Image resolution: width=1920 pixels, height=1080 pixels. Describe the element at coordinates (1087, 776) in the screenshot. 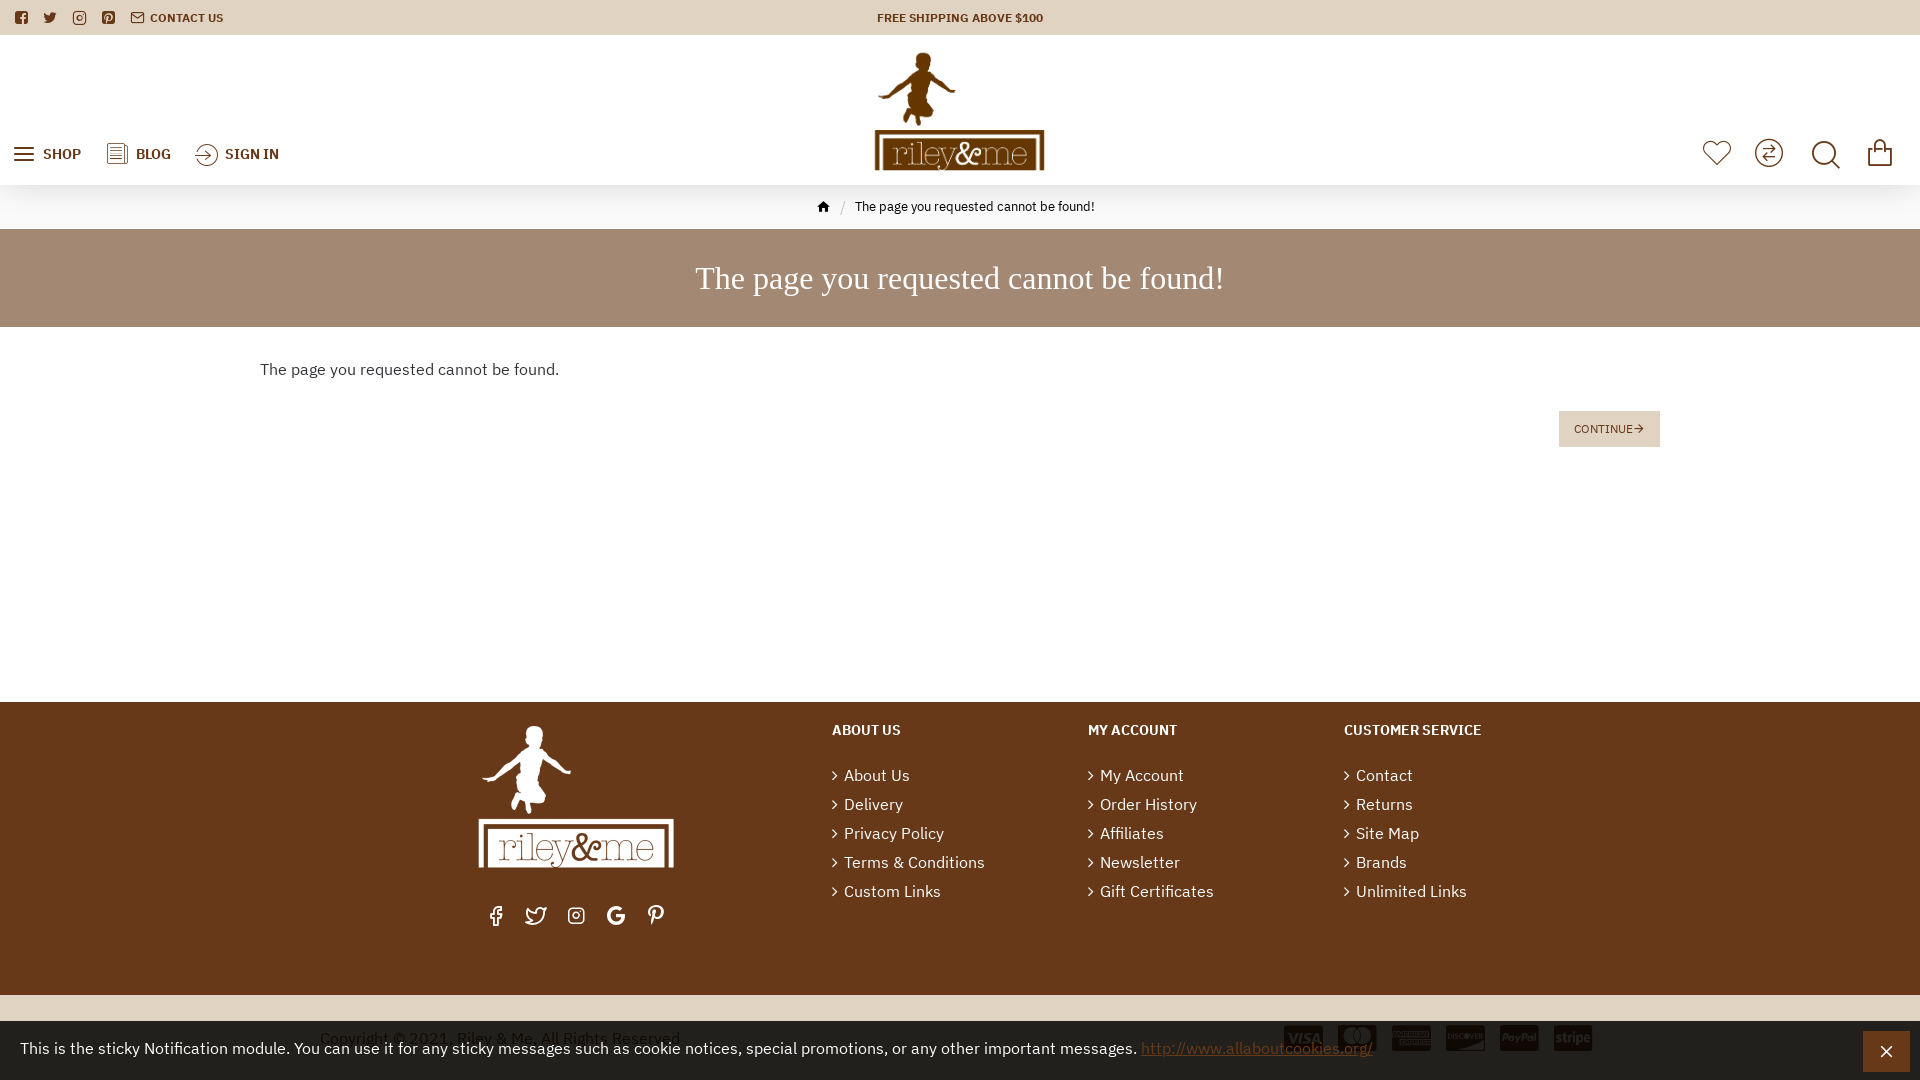

I see `'My Account'` at that location.